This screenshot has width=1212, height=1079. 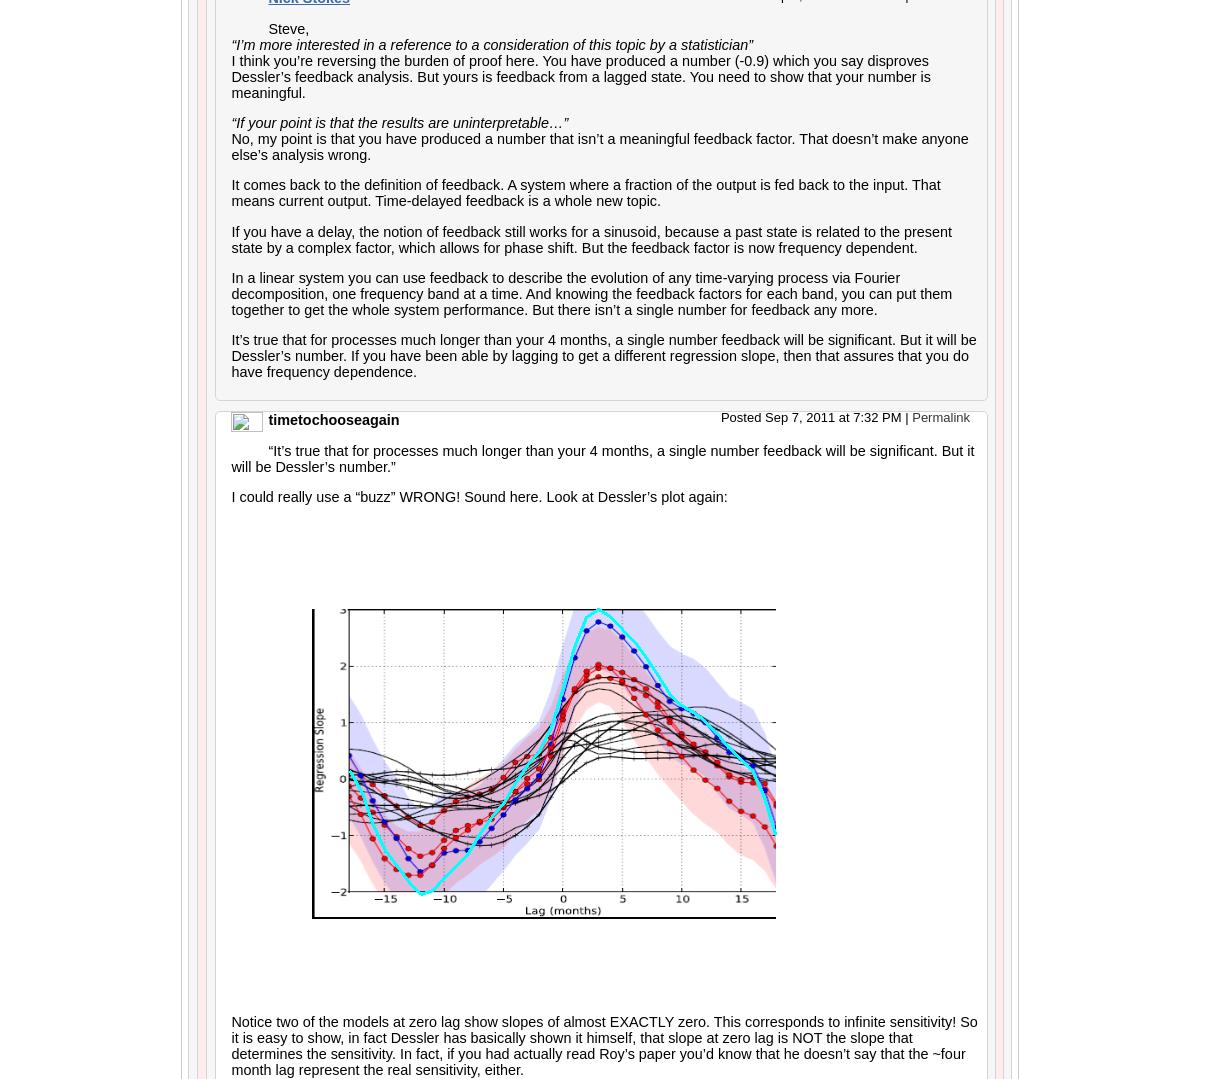 I want to click on 'Posted Sep 7, 2011 at 7:32 PM', so click(x=811, y=416).